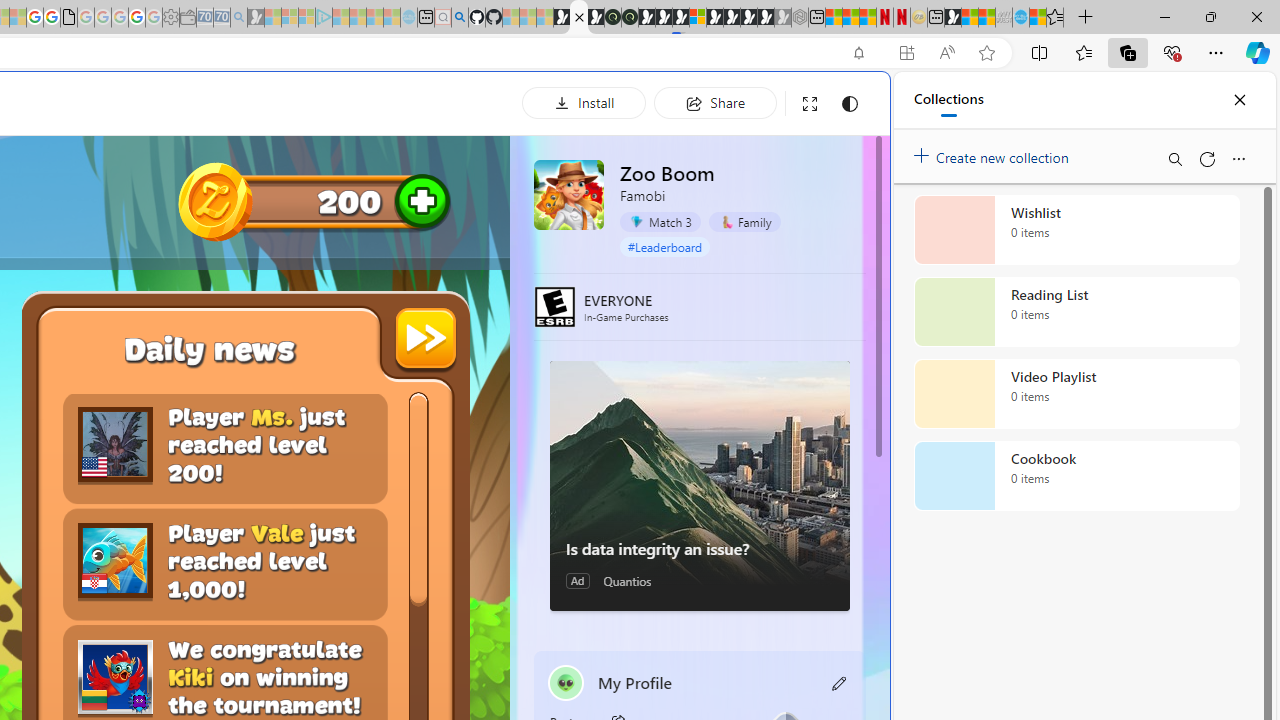 This screenshot has height=720, width=1280. What do you see at coordinates (255, 17) in the screenshot?
I see `'Microsoft Start Gaming - Sleeping'` at bounding box center [255, 17].